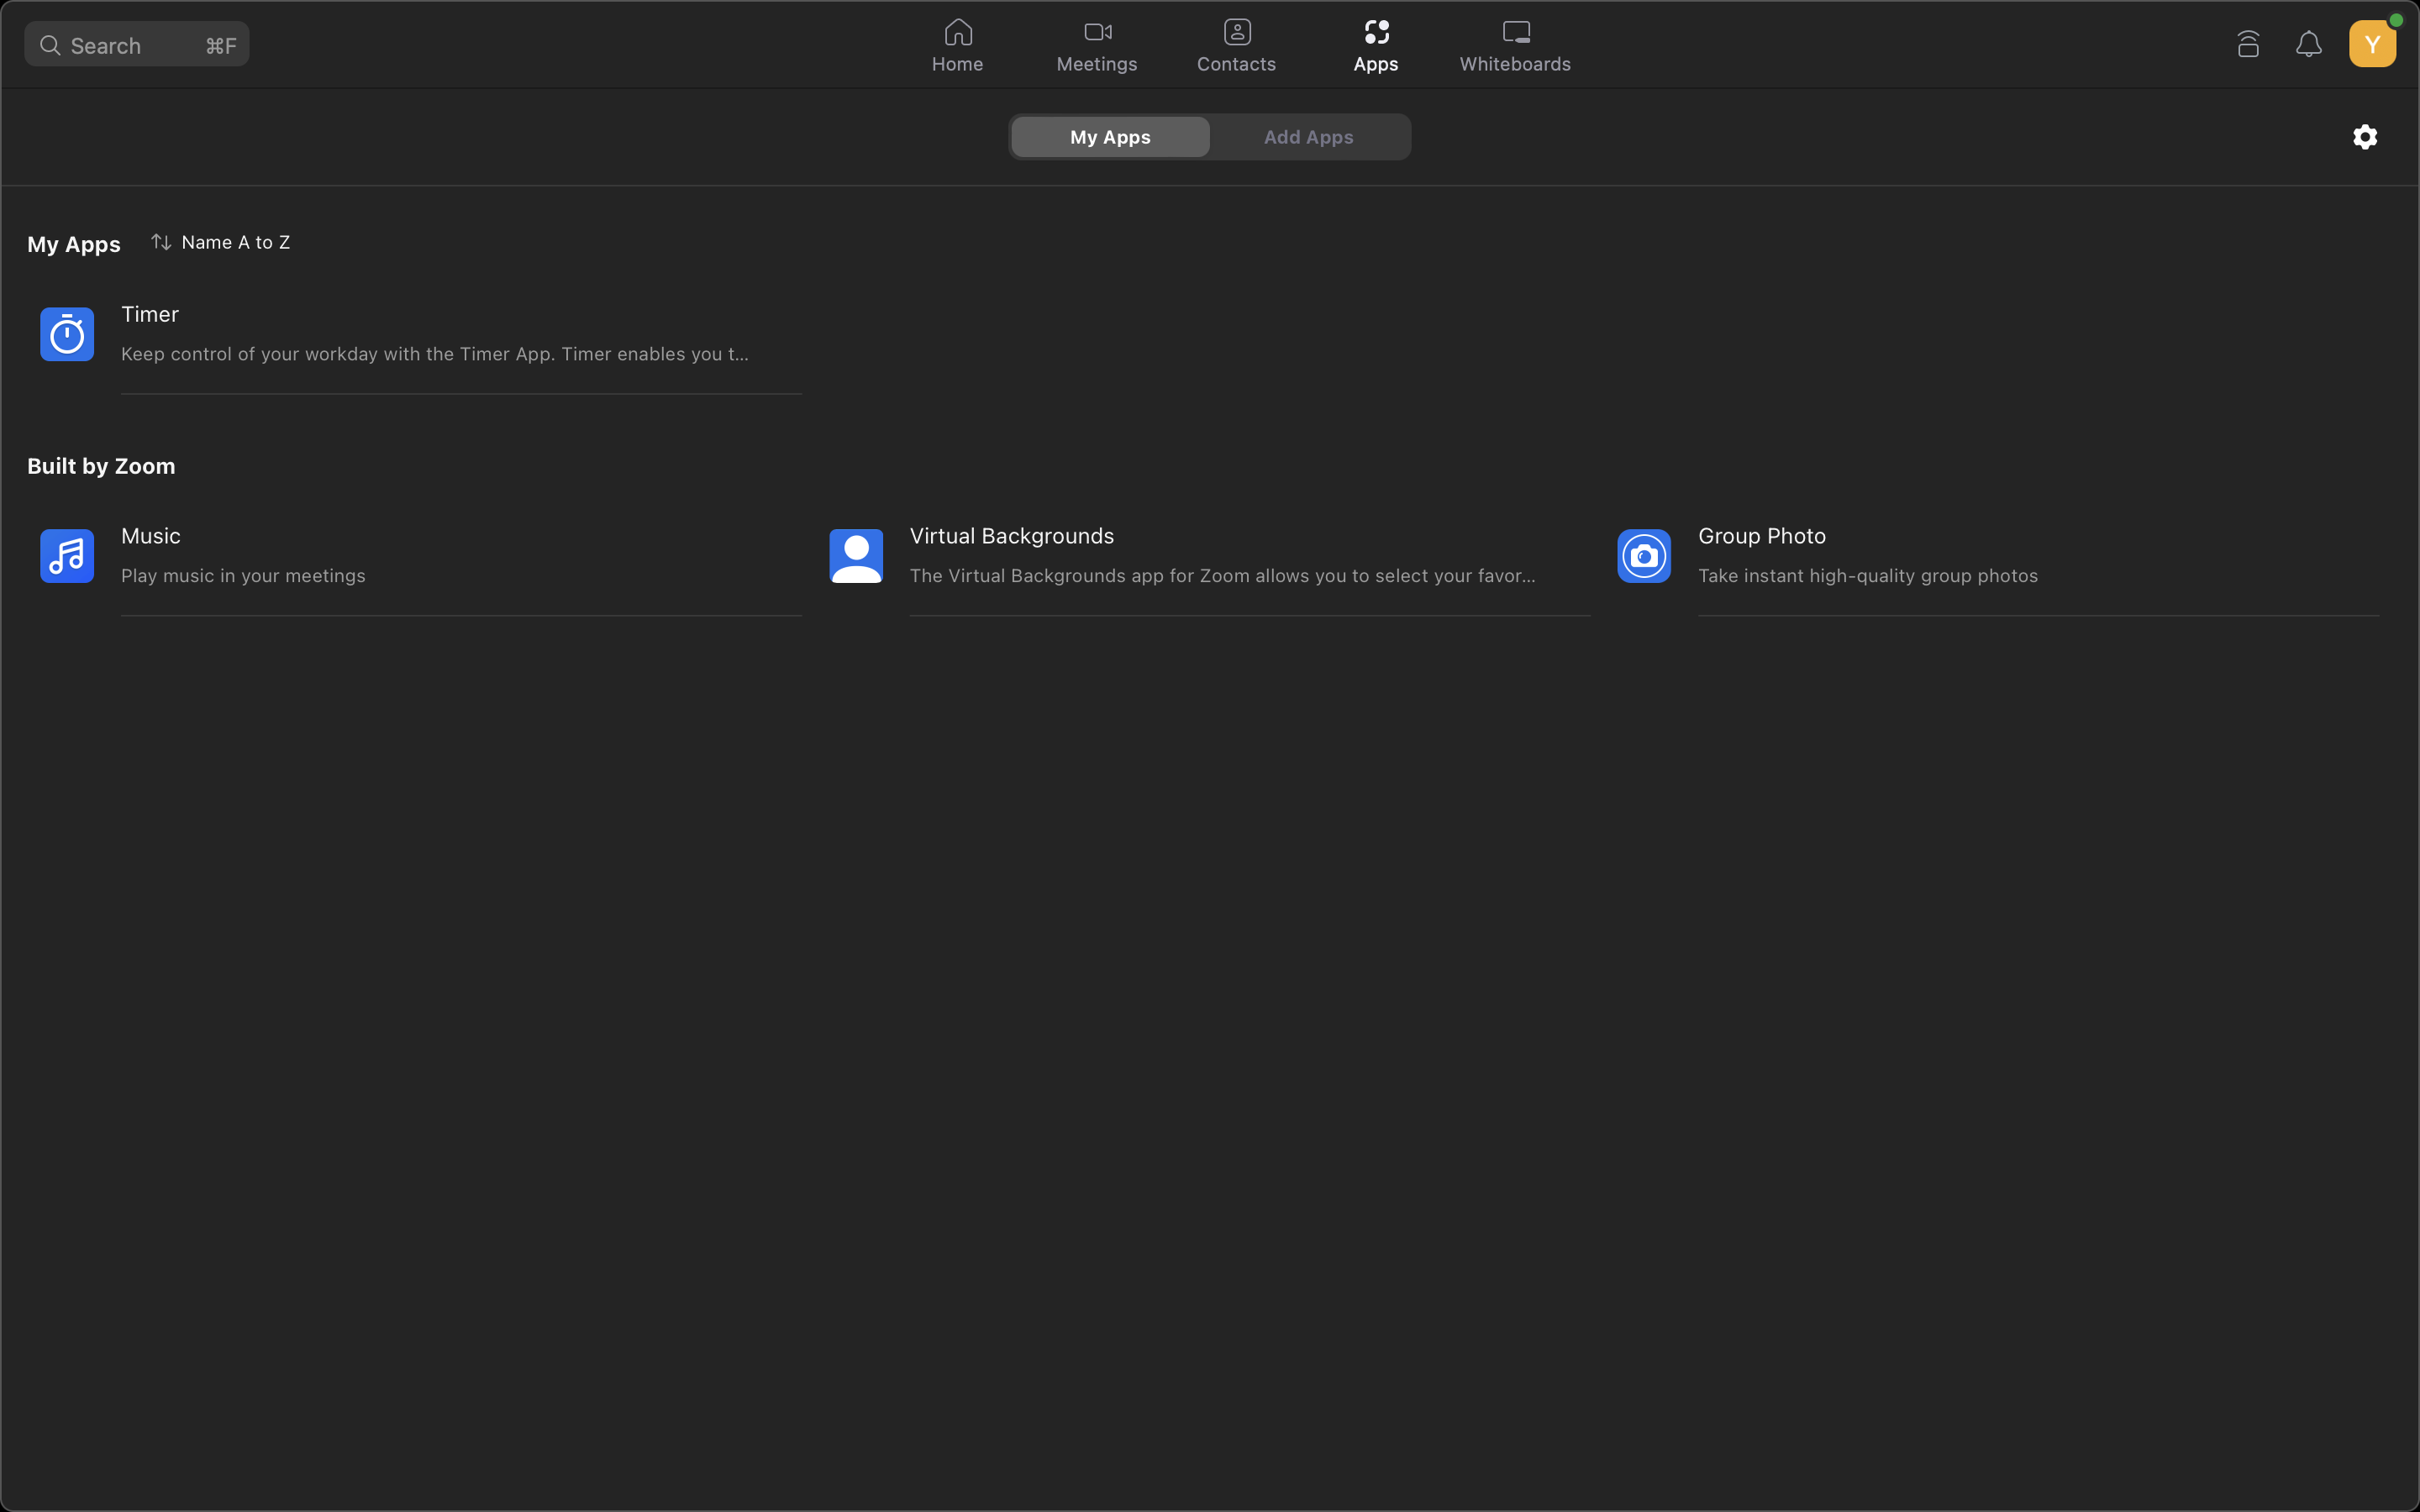 The width and height of the screenshot is (2420, 1512). I want to click on the button to add new applications, so click(1311, 135).